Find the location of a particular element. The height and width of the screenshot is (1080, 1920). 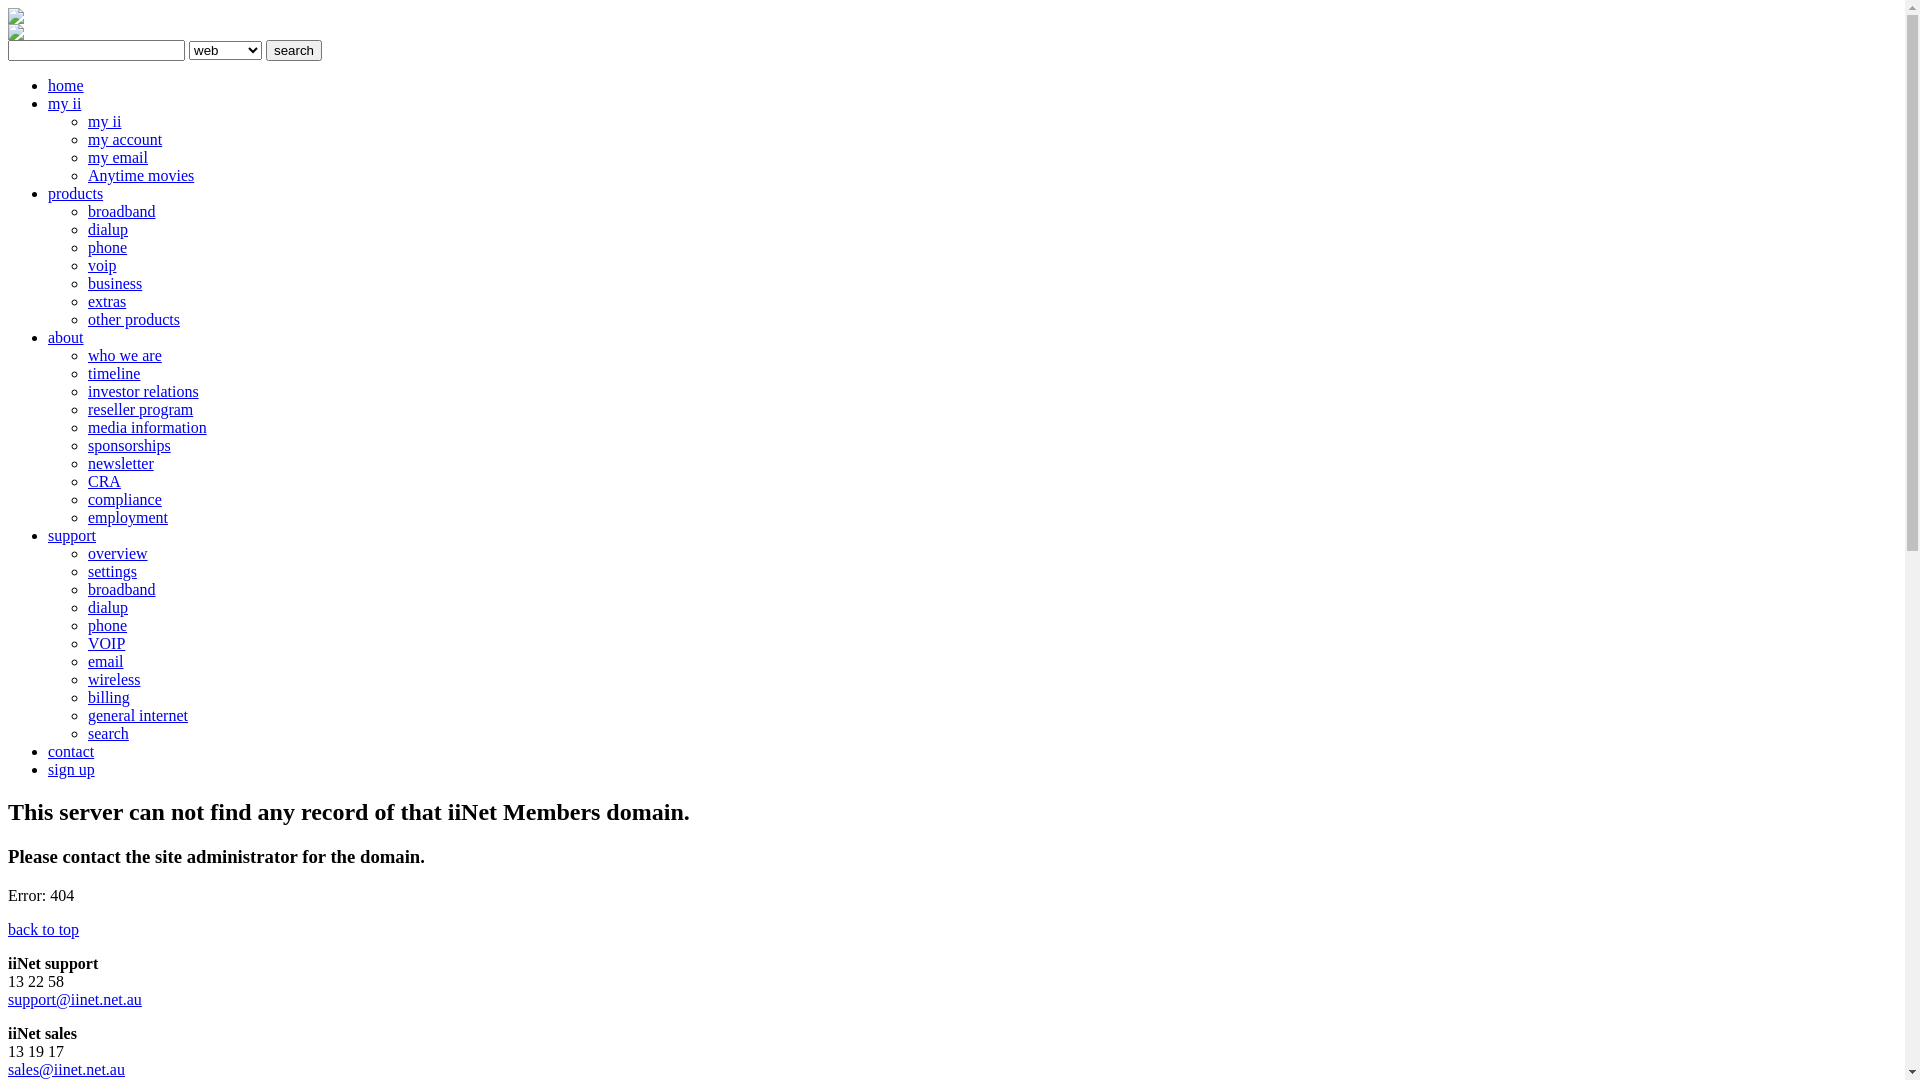

'products' is located at coordinates (48, 193).